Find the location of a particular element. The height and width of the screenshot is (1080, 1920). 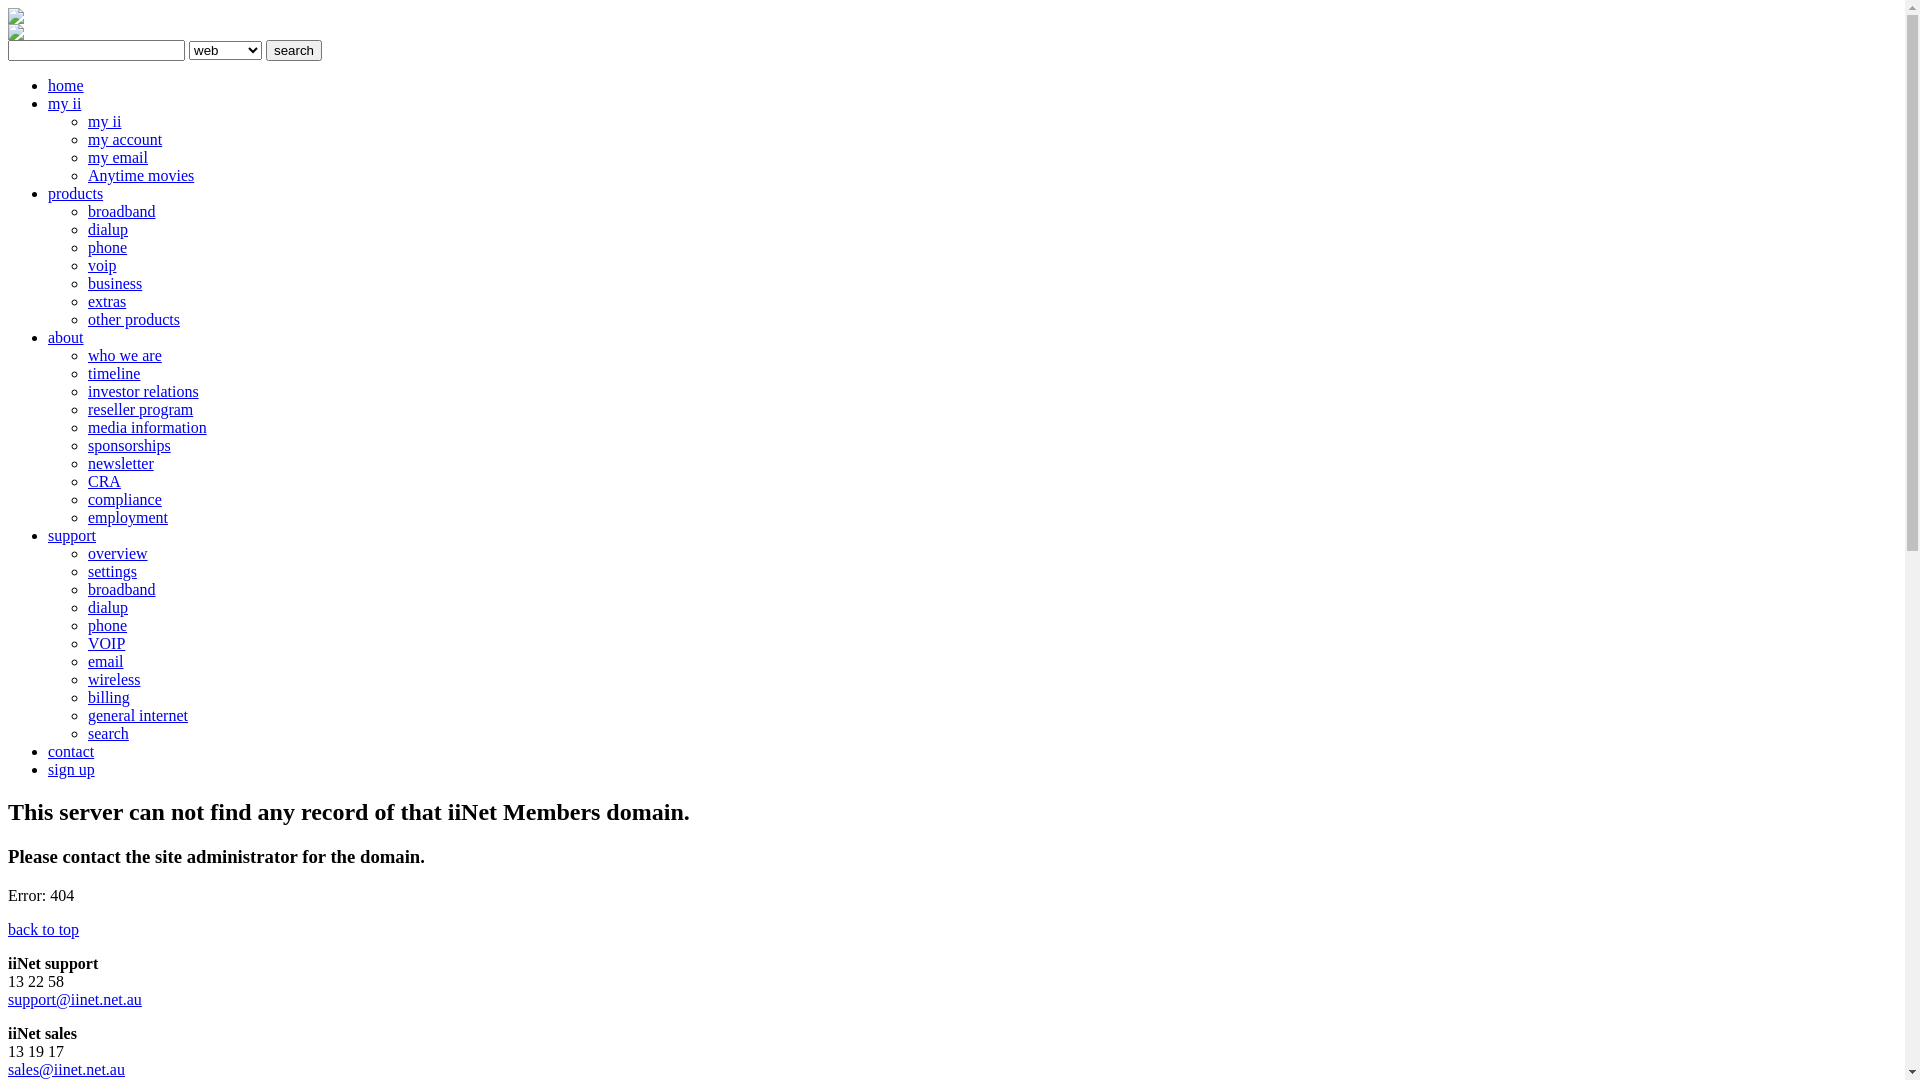

'products' is located at coordinates (48, 193).